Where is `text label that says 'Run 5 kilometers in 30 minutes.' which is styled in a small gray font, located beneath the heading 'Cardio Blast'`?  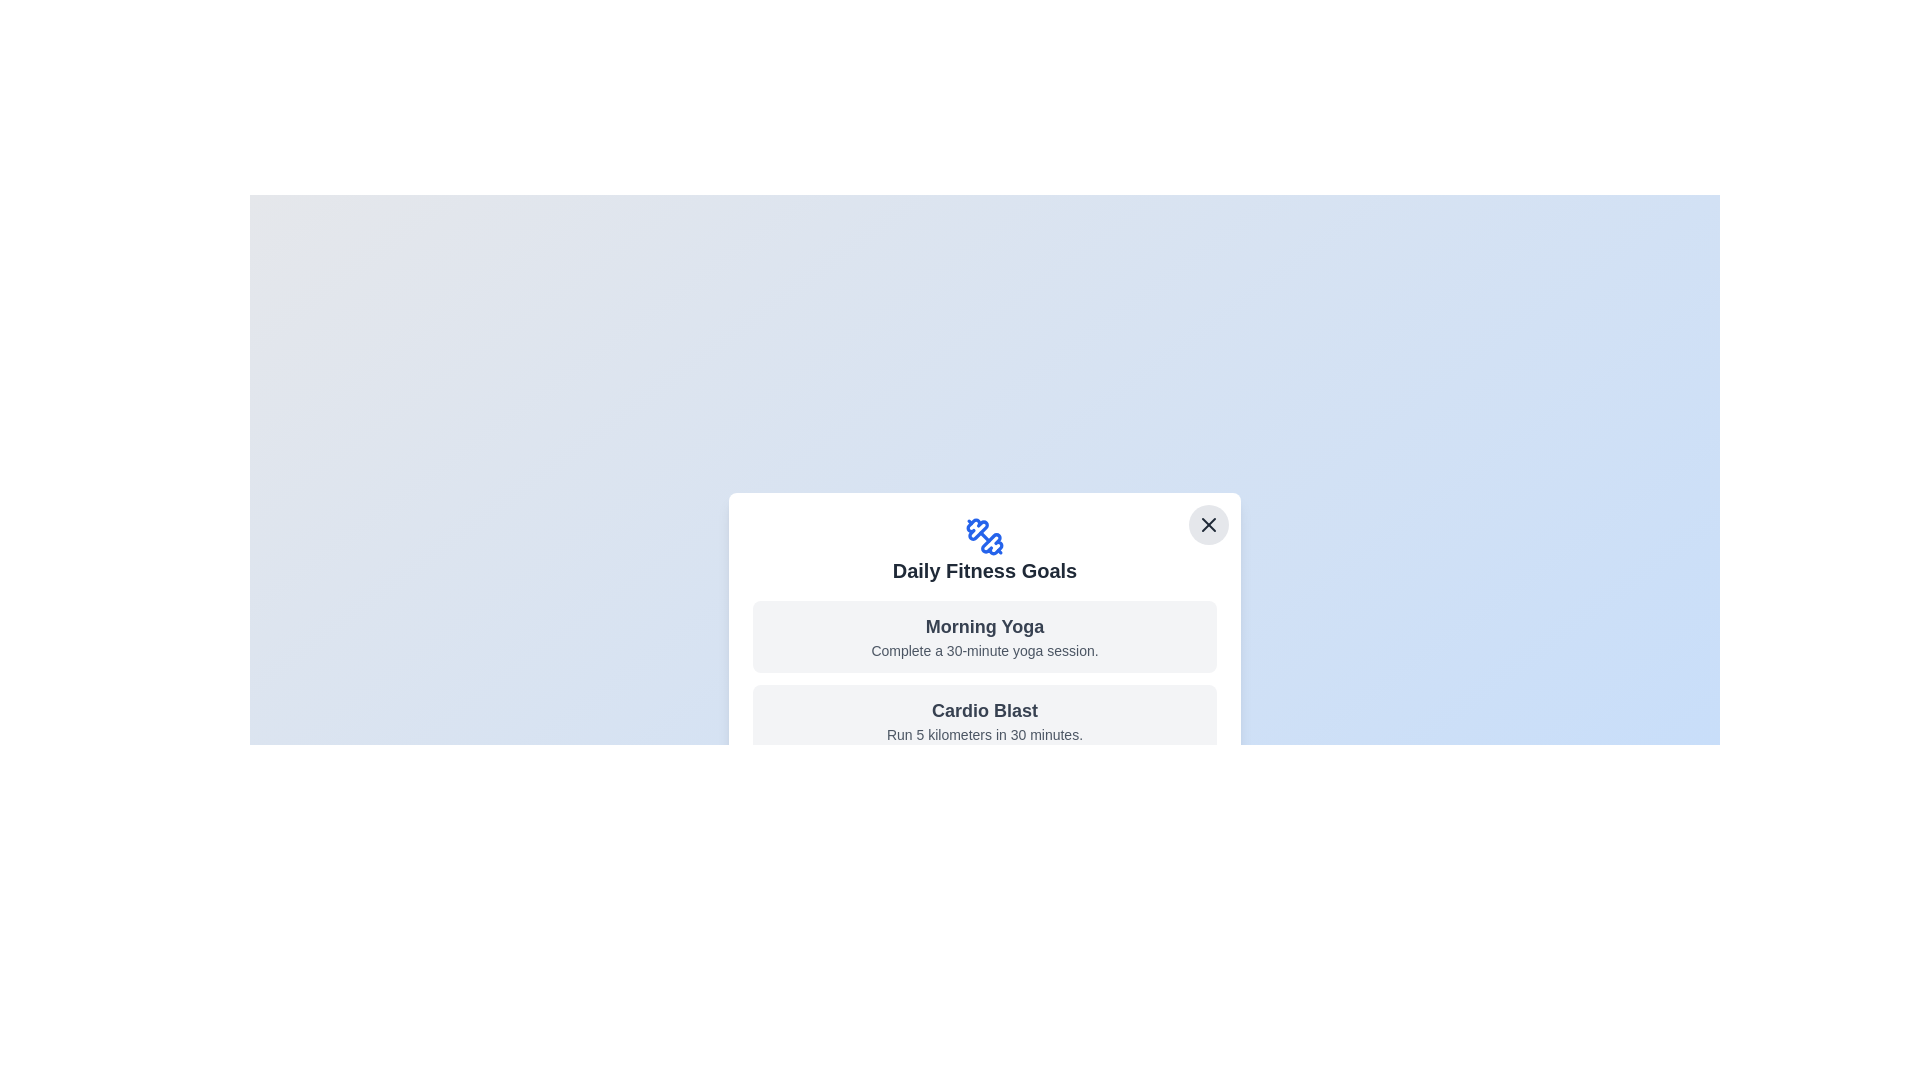
text label that says 'Run 5 kilometers in 30 minutes.' which is styled in a small gray font, located beneath the heading 'Cardio Blast' is located at coordinates (984, 735).